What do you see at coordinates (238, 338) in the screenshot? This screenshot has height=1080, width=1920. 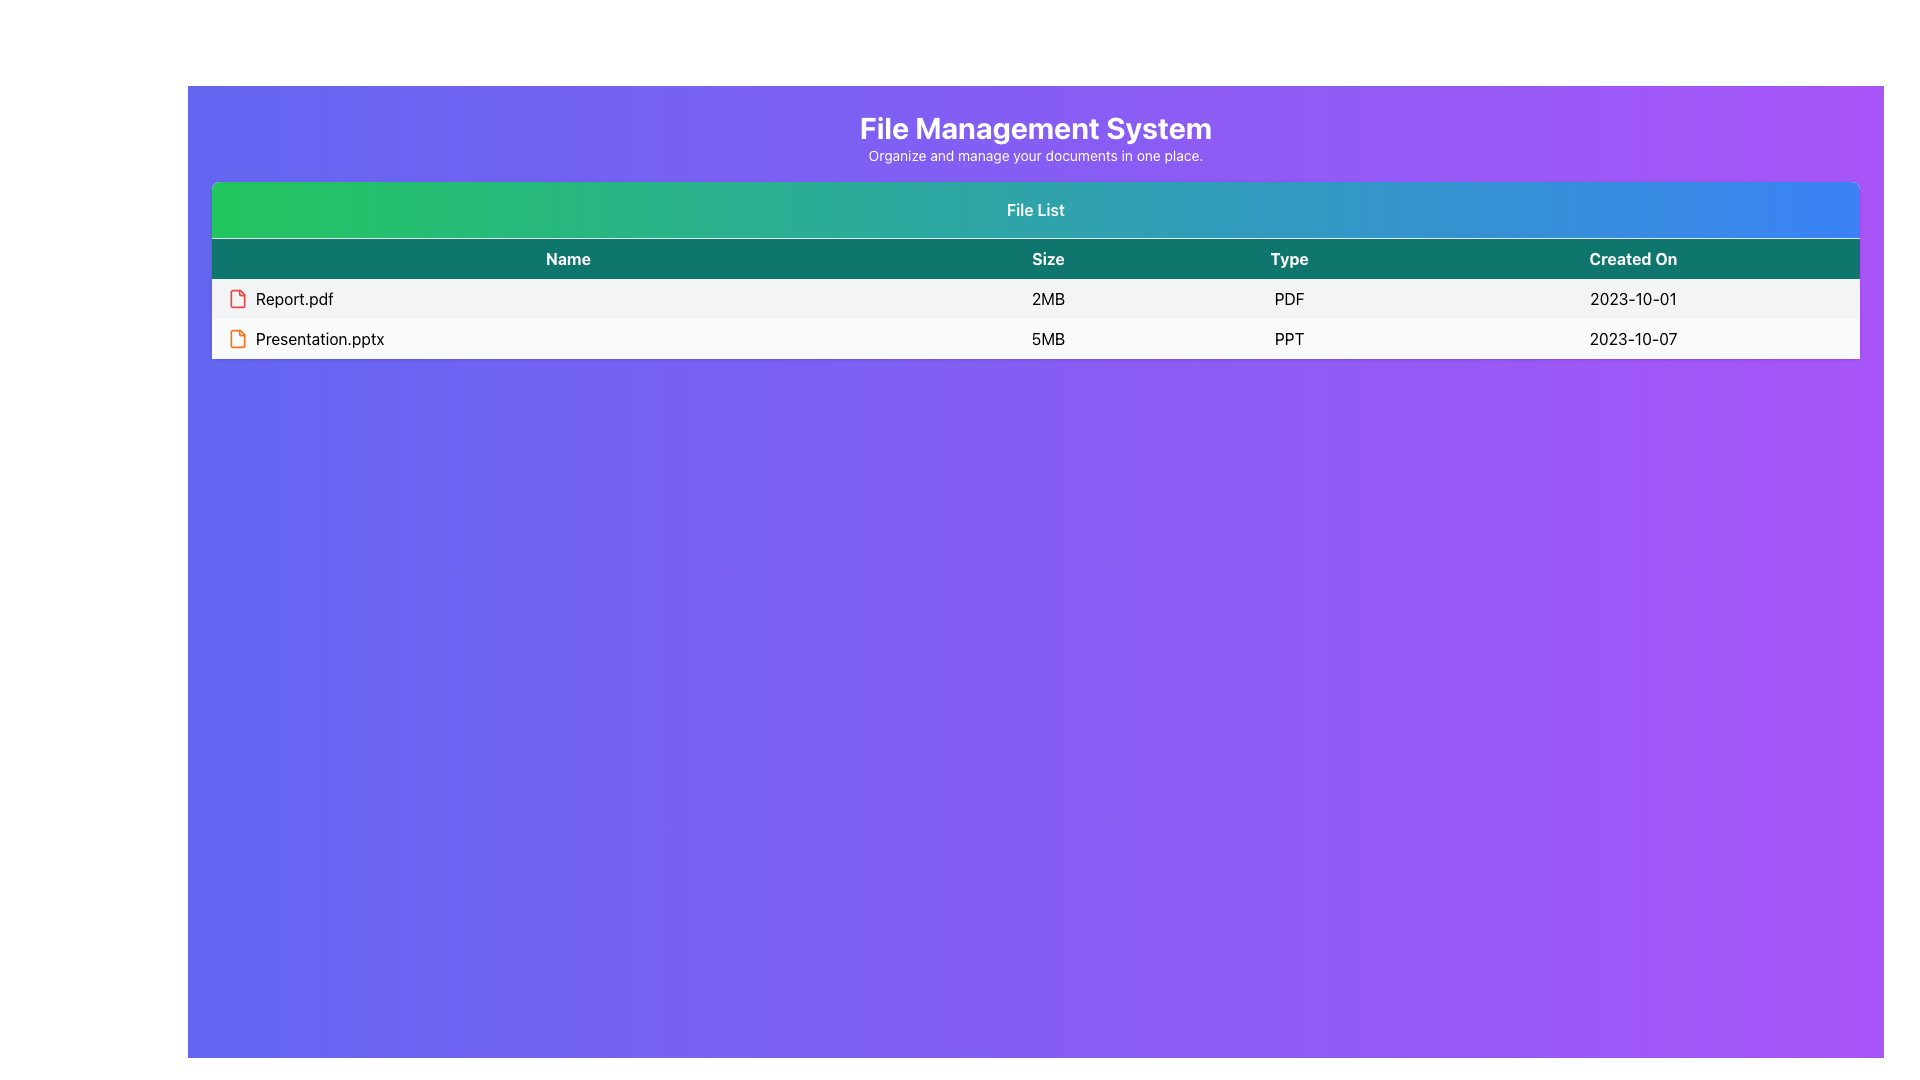 I see `the icon resembling a document or file in the 'Name' column of the second row of the table, which is adjacent to the text 'Presentation.pptx'` at bounding box center [238, 338].